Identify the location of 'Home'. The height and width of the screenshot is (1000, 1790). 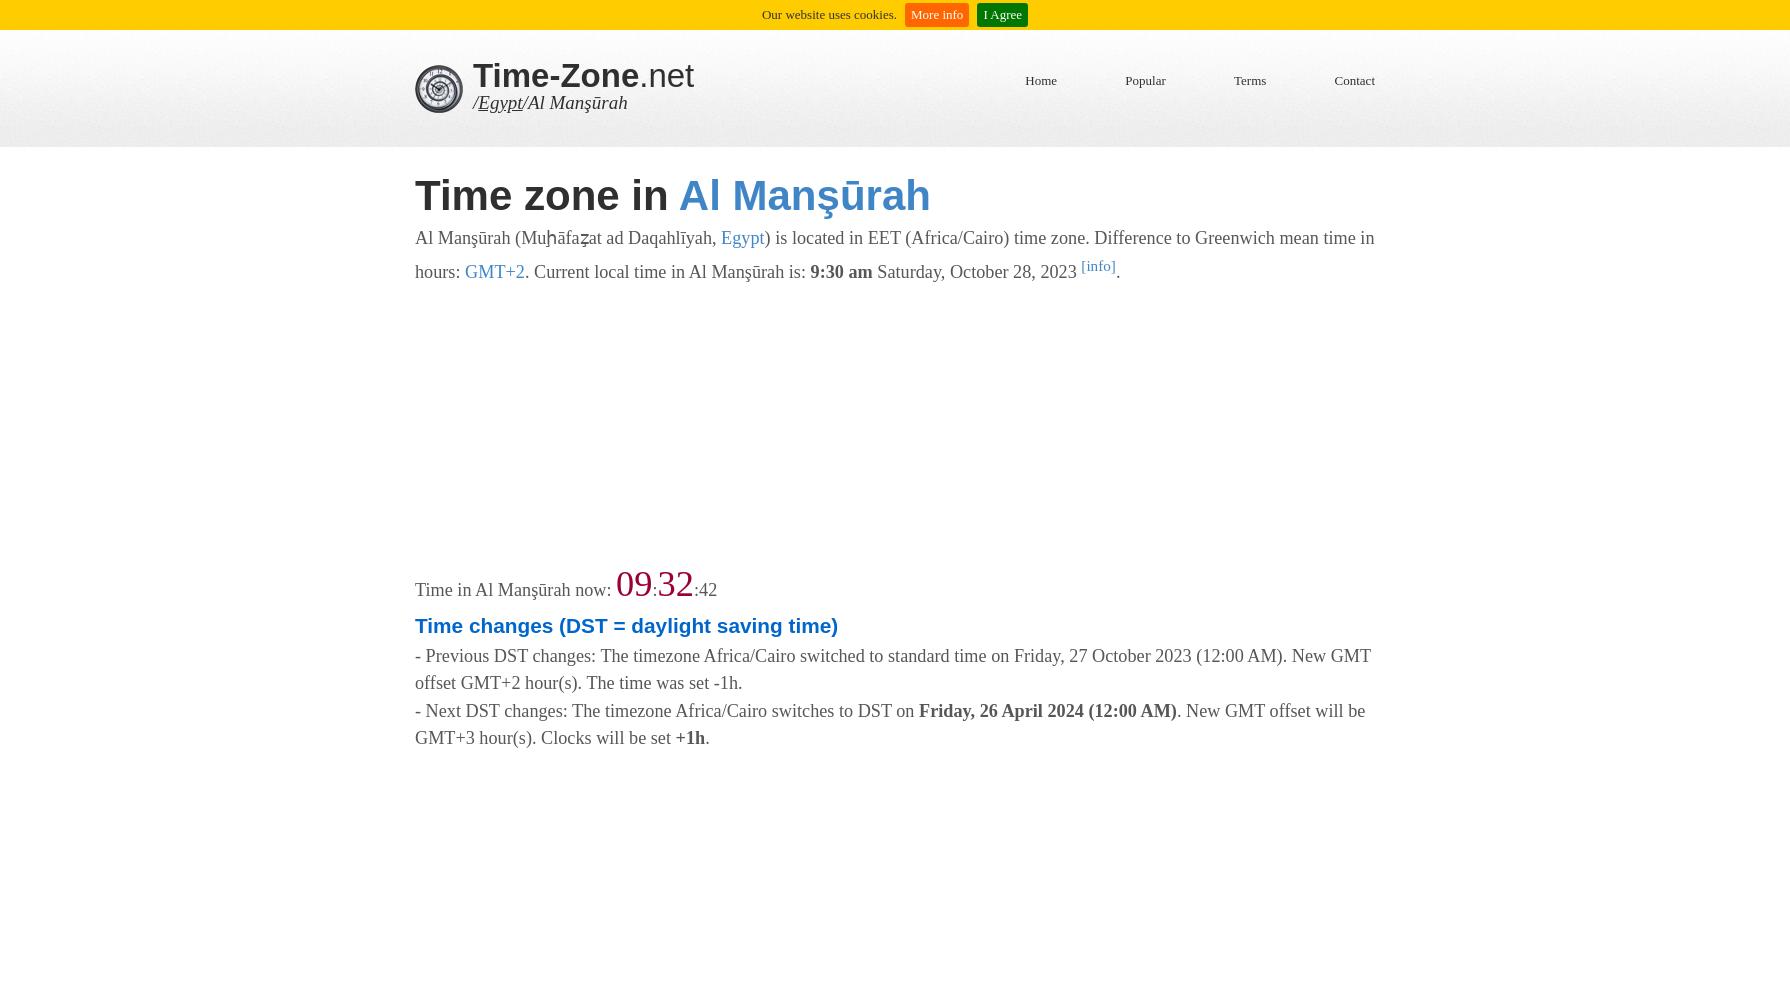
(1041, 79).